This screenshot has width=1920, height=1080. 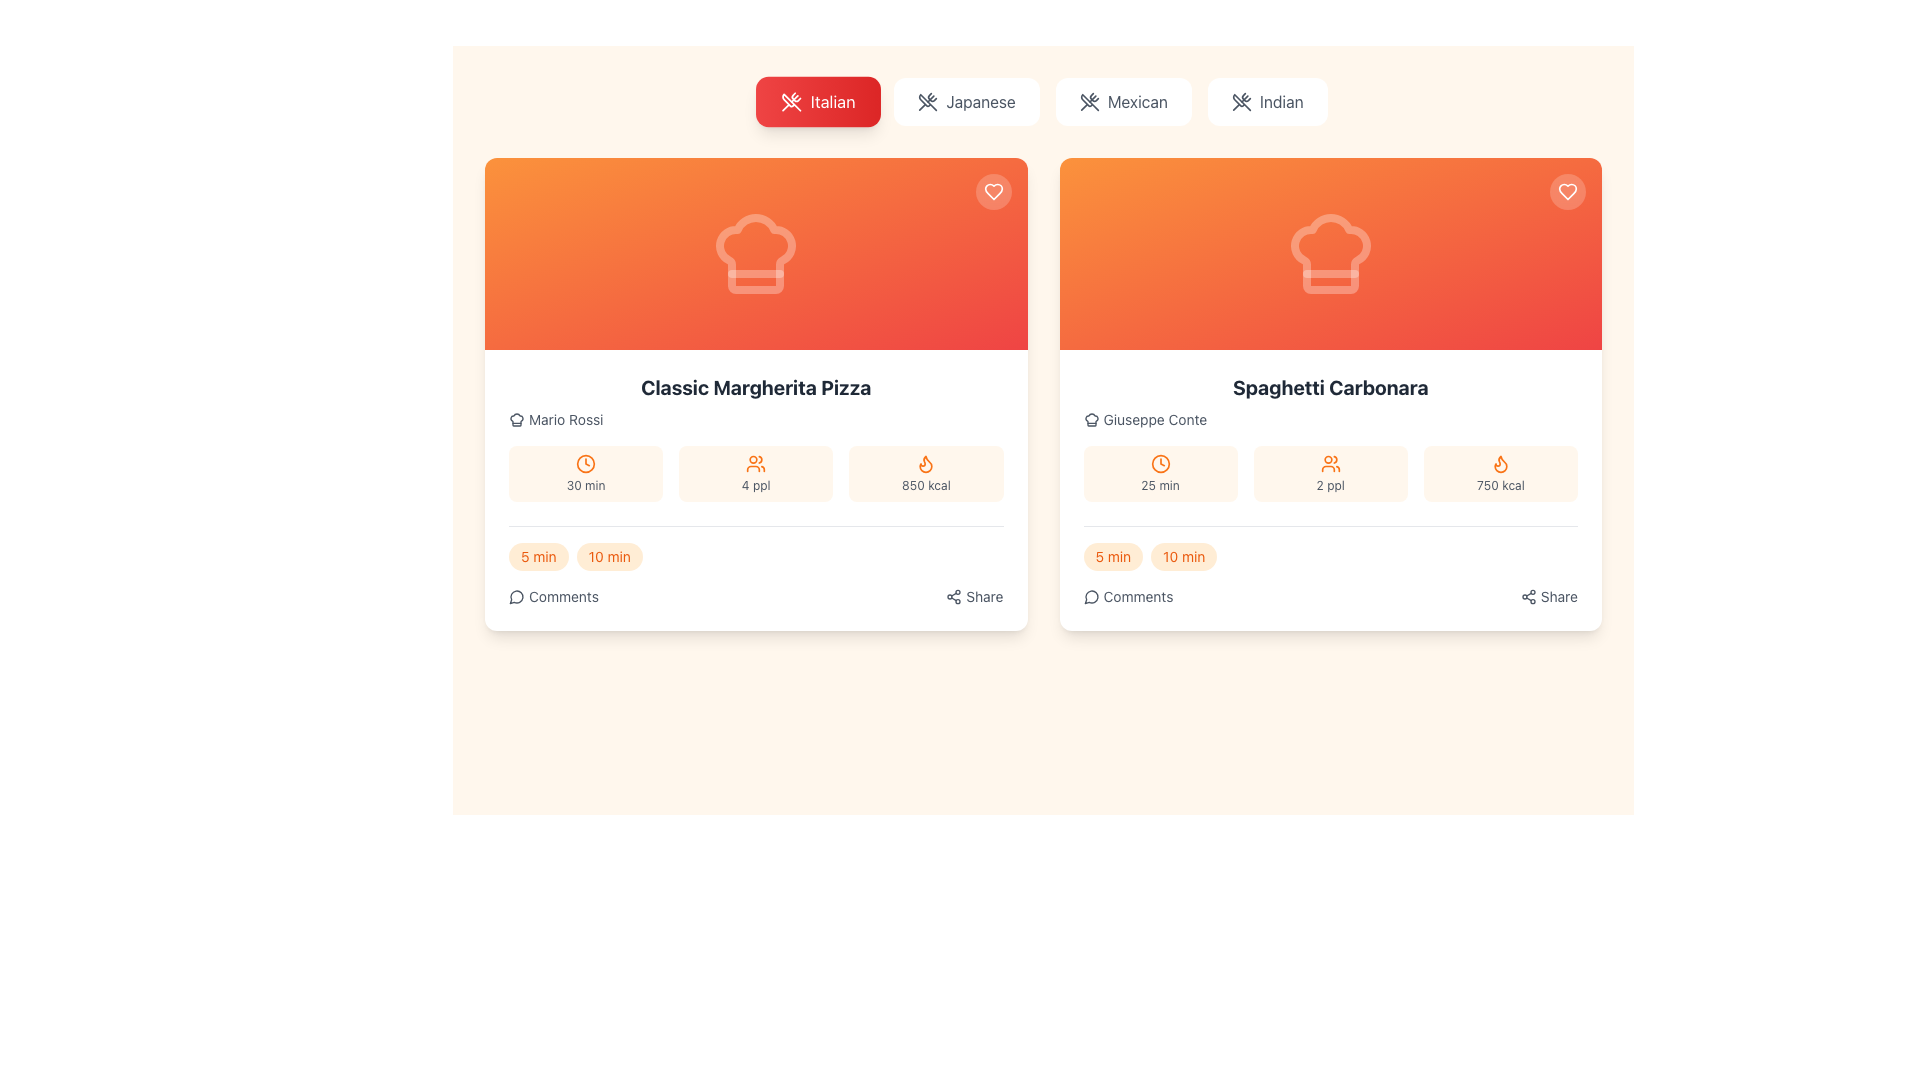 I want to click on the horizontally oriented button labeled 'Mexican' with crossed utensils icon, located between 'Japanese' and 'Indian' buttons, so click(x=1123, y=101).